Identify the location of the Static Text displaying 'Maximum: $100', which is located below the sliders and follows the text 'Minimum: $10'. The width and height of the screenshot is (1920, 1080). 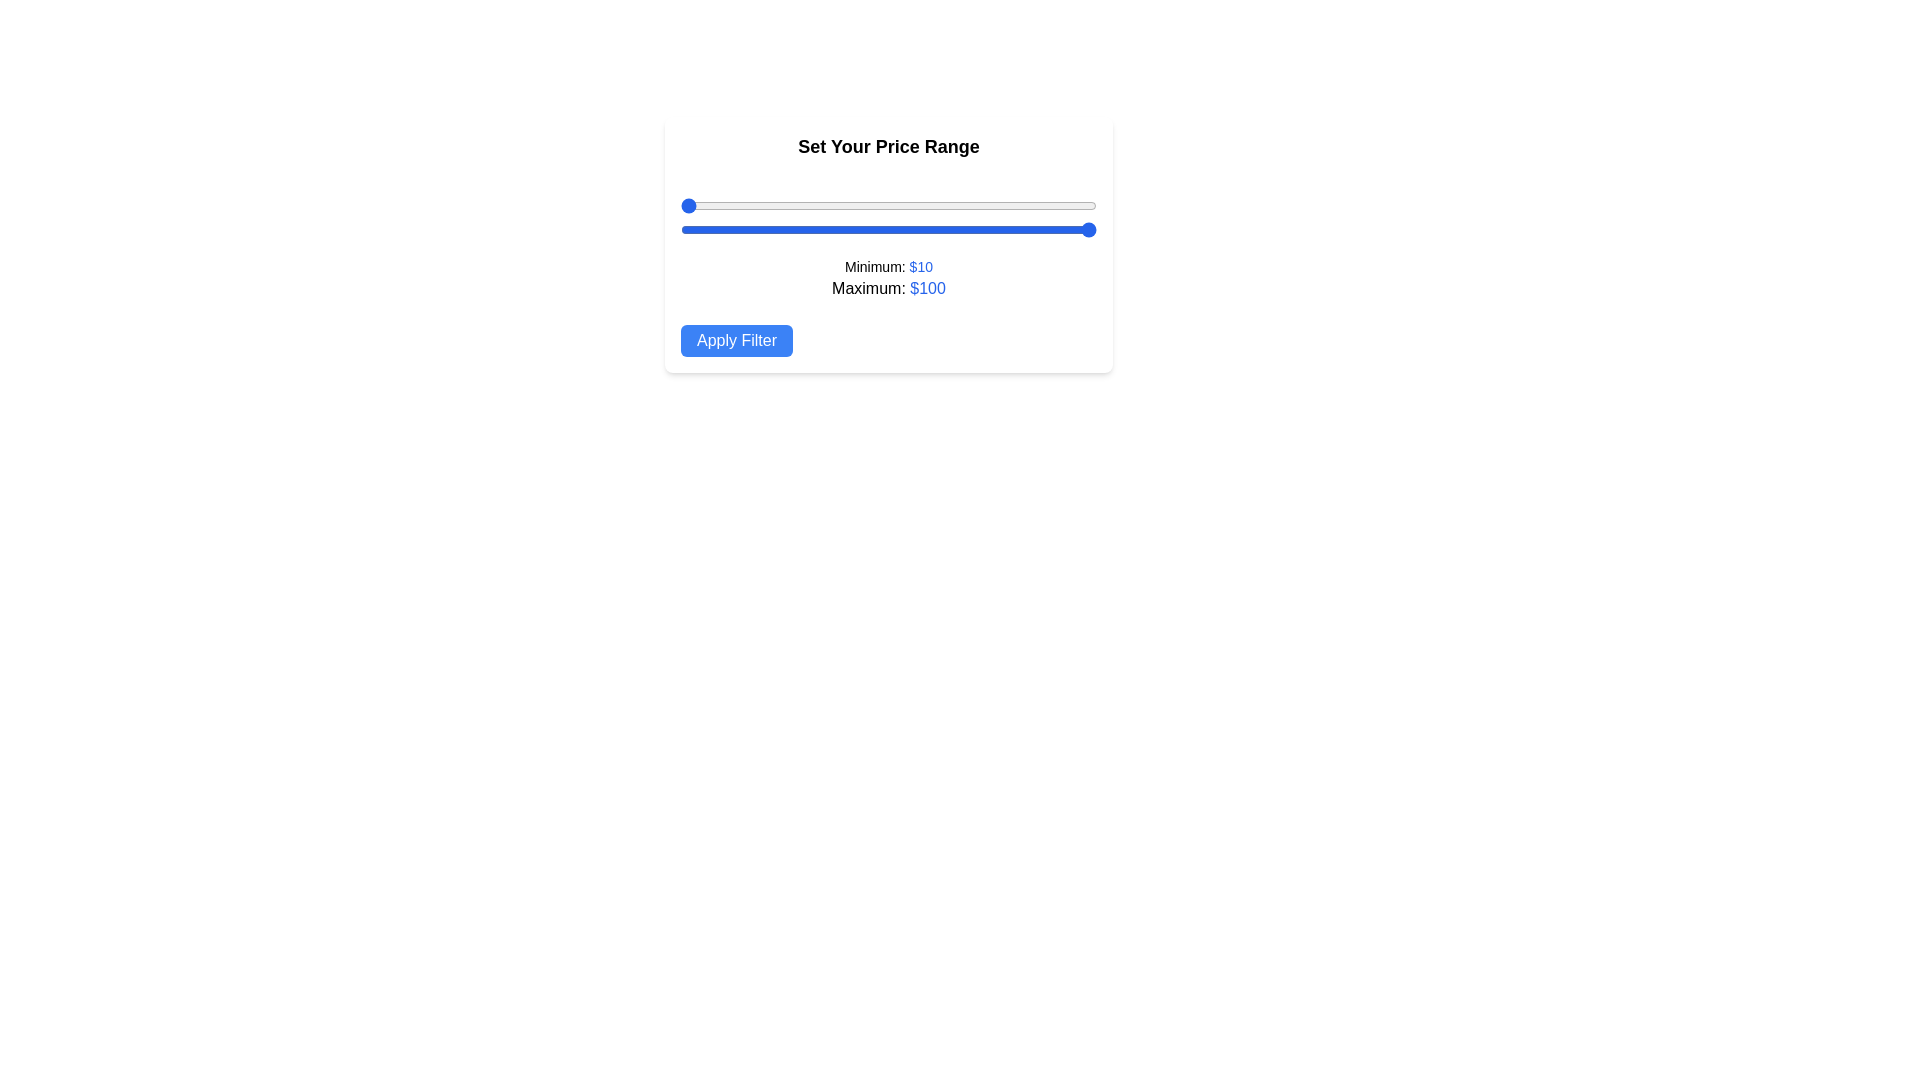
(887, 289).